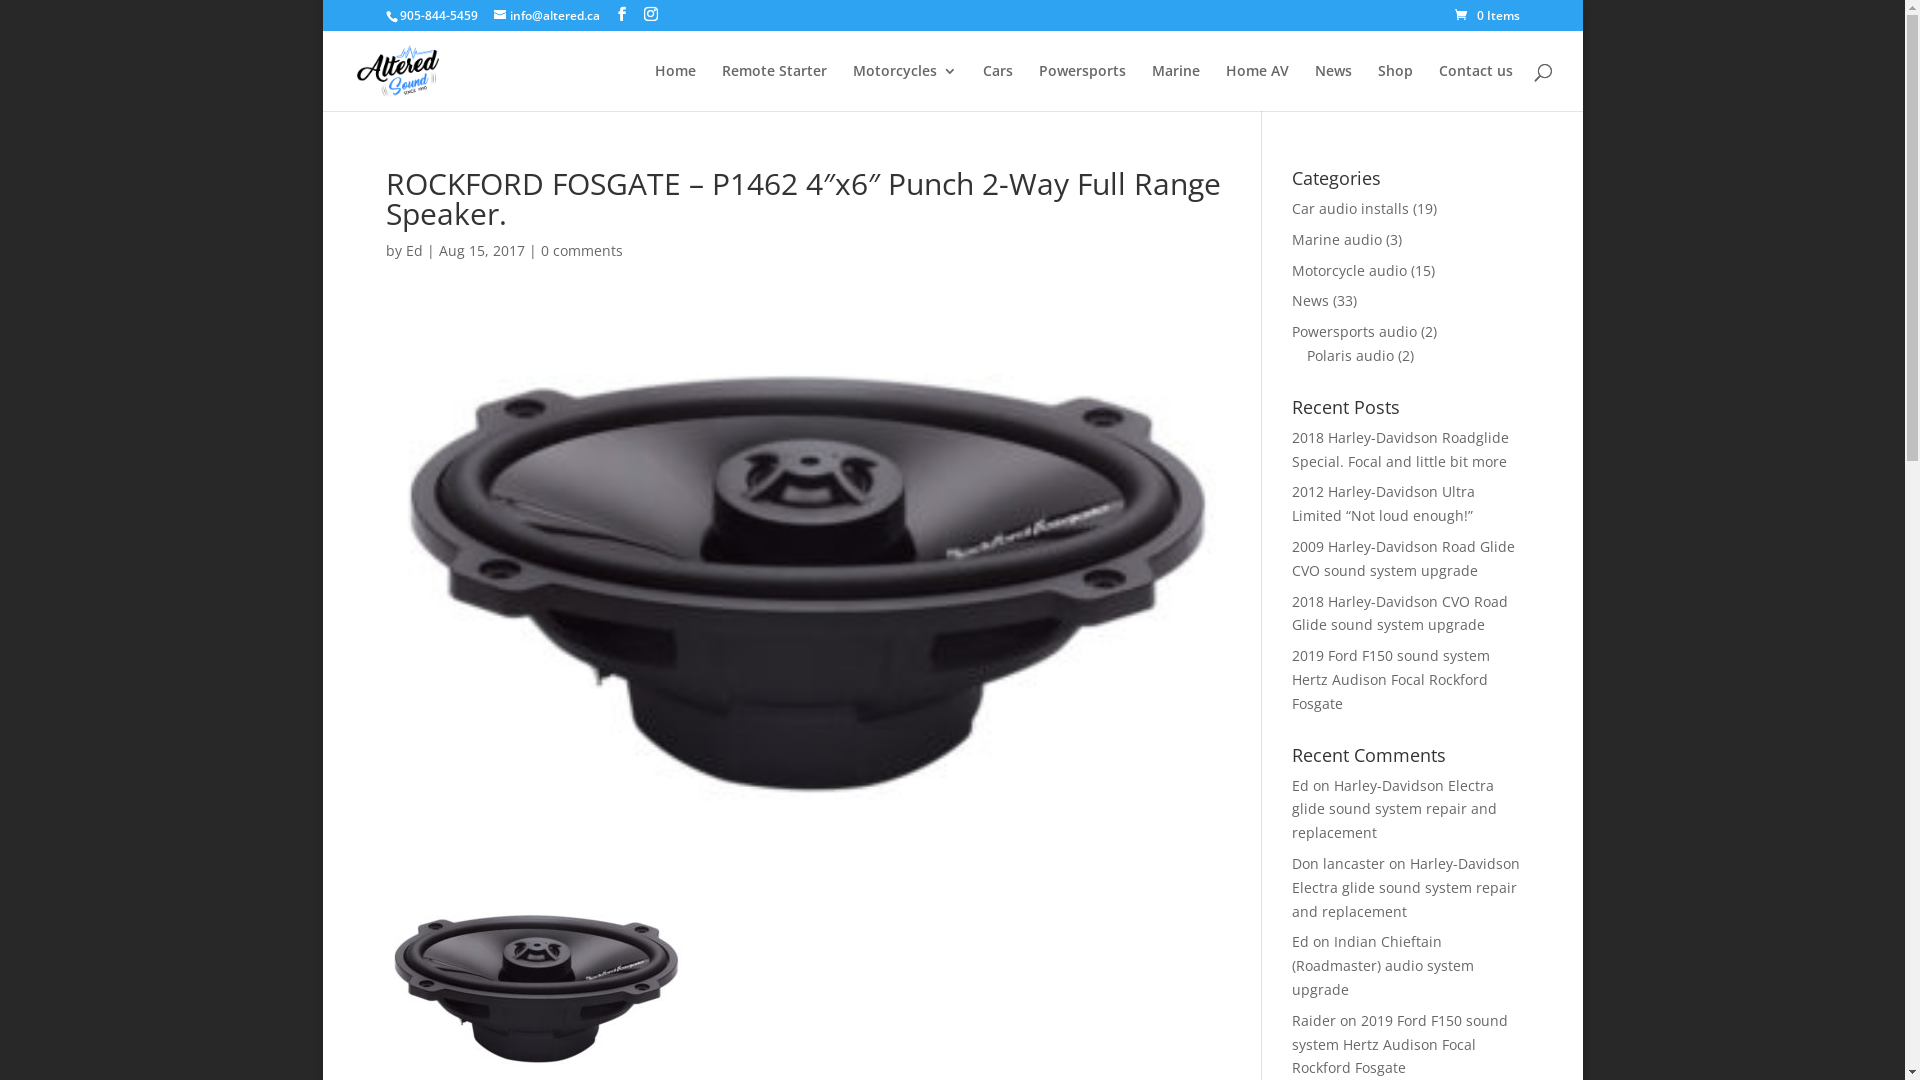  What do you see at coordinates (1402, 558) in the screenshot?
I see `'2009 Harley-Davidson Road Glide CVO sound system upgrade'` at bounding box center [1402, 558].